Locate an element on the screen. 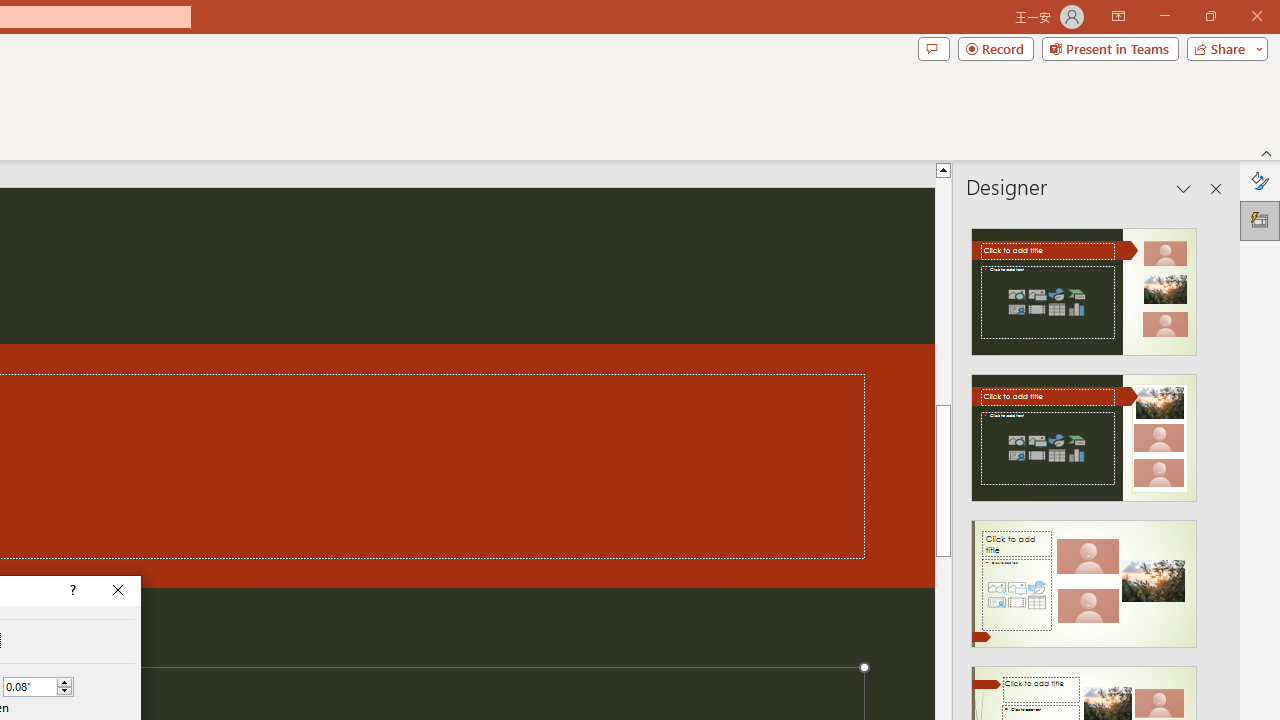  'Less' is located at coordinates (64, 690).